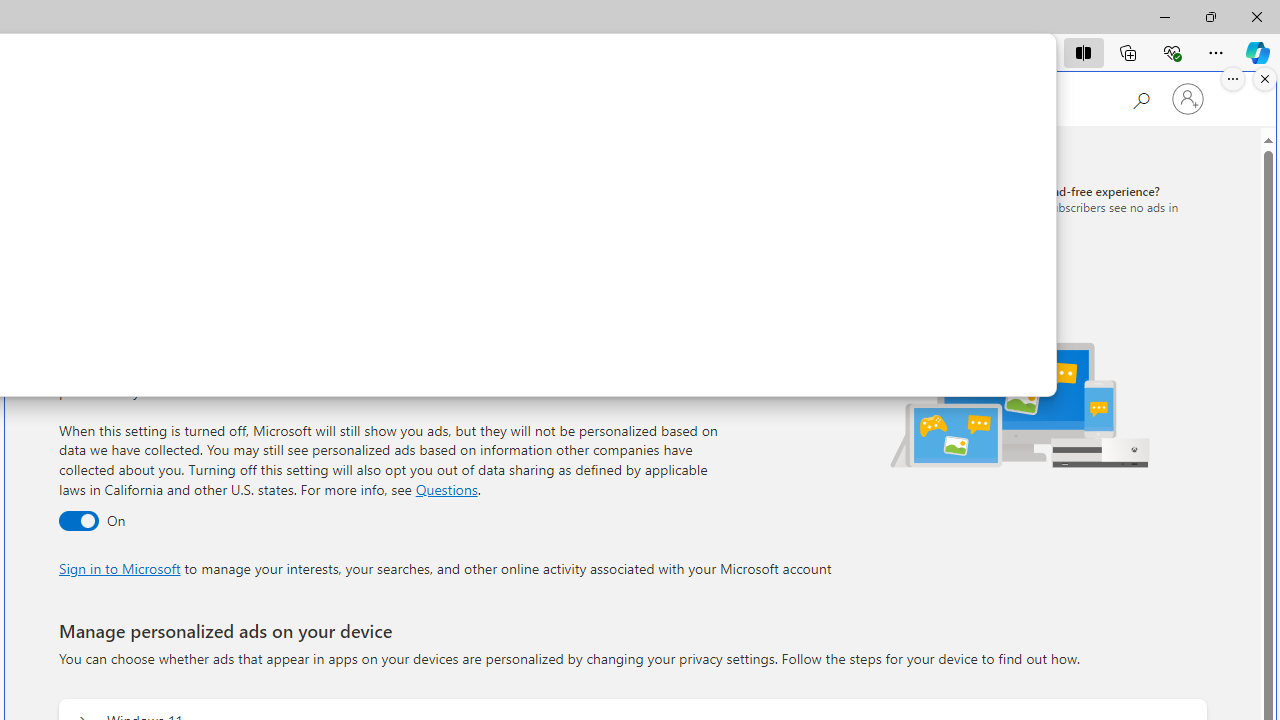 The height and width of the screenshot is (720, 1280). Describe the element at coordinates (445, 488) in the screenshot. I see `'Go to Questions section'` at that location.